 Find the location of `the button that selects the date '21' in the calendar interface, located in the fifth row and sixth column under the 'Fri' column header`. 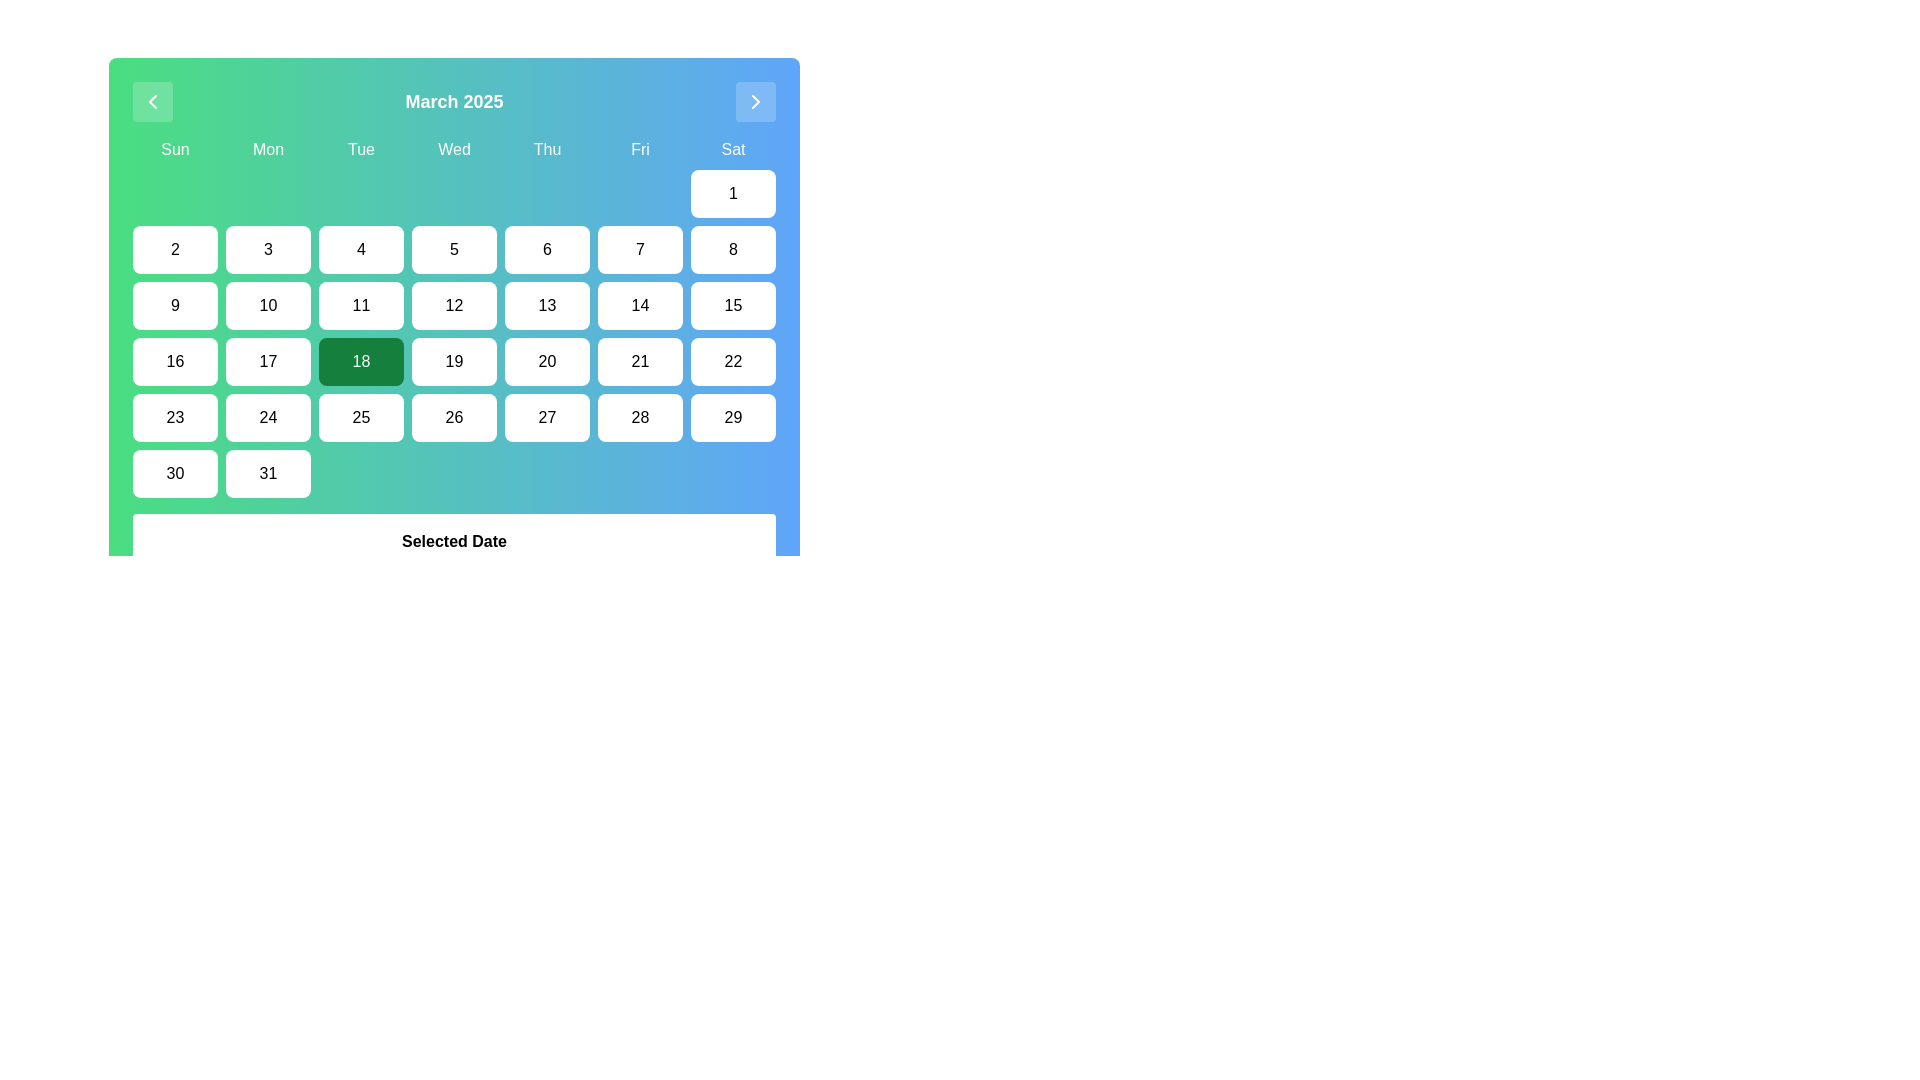

the button that selects the date '21' in the calendar interface, located in the fifth row and sixth column under the 'Fri' column header is located at coordinates (640, 362).